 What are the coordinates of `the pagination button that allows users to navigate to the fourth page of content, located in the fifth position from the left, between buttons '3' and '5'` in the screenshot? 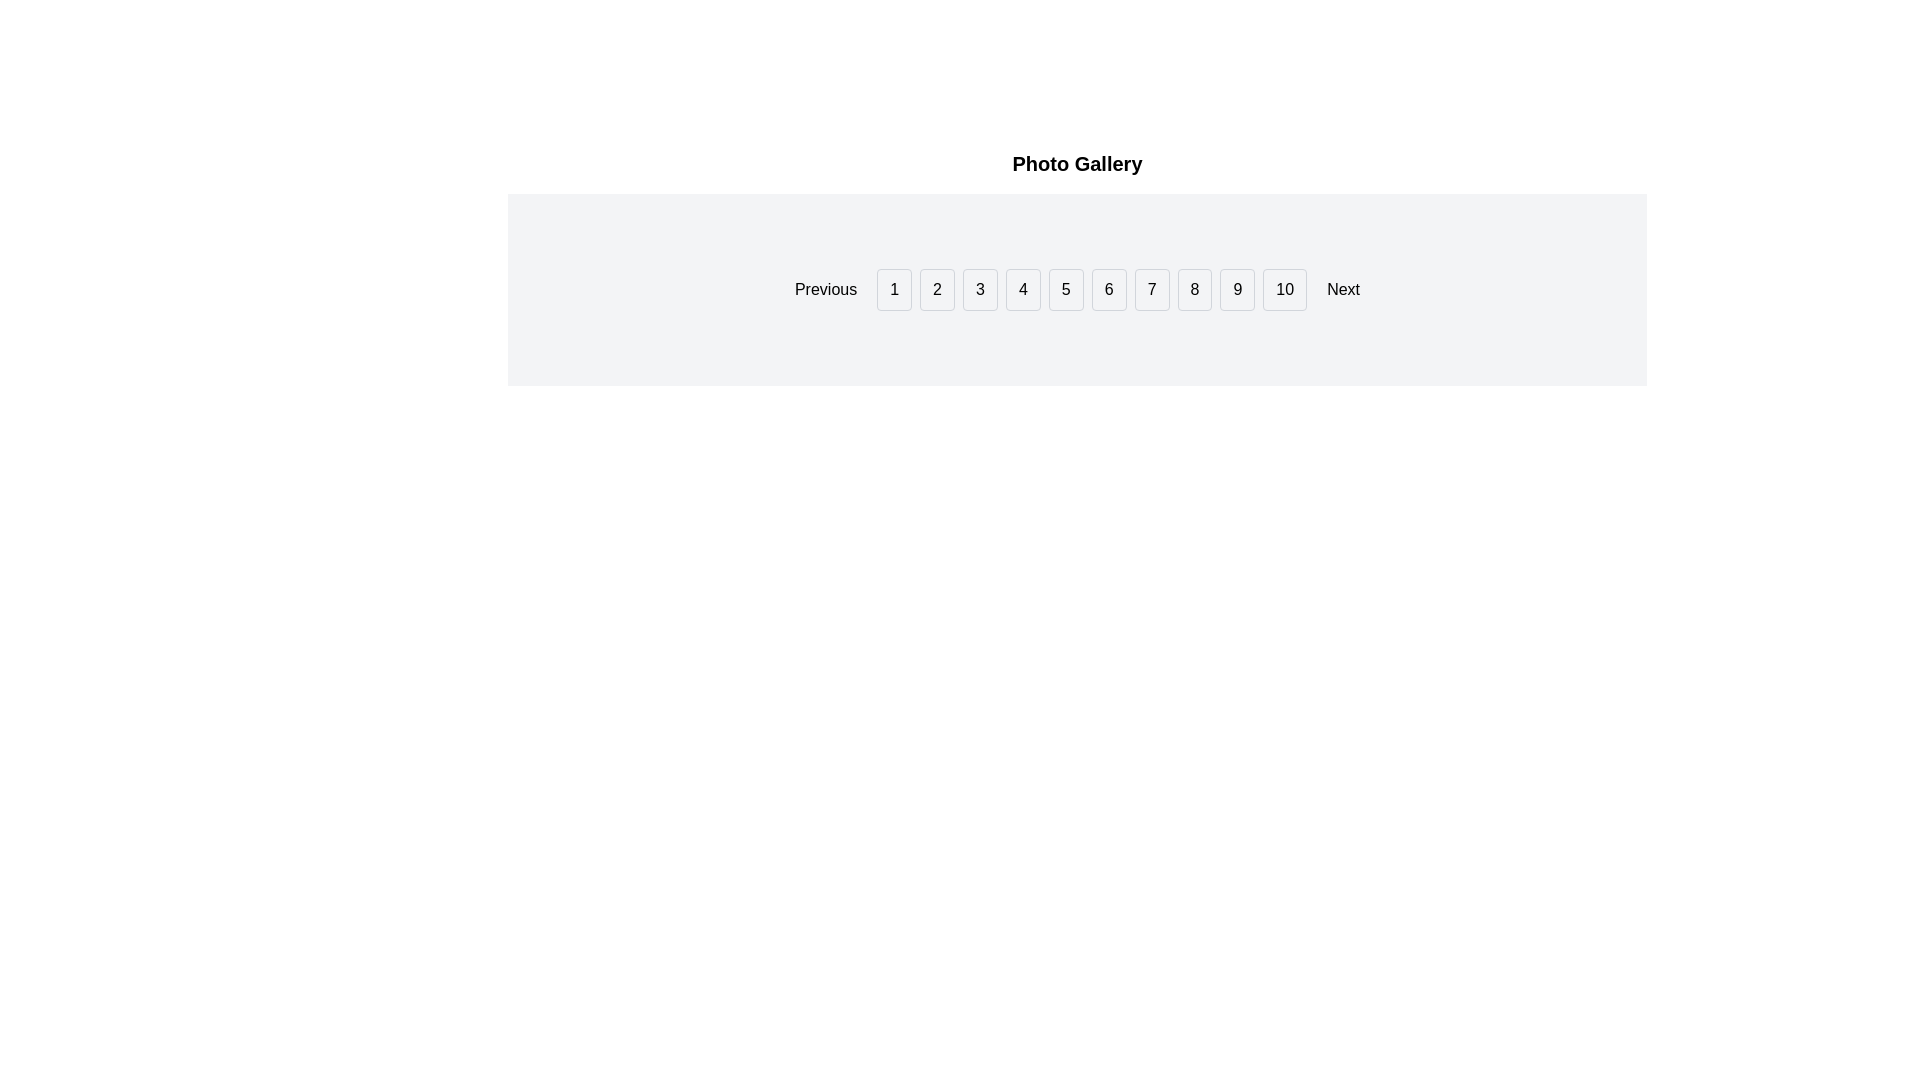 It's located at (1023, 289).